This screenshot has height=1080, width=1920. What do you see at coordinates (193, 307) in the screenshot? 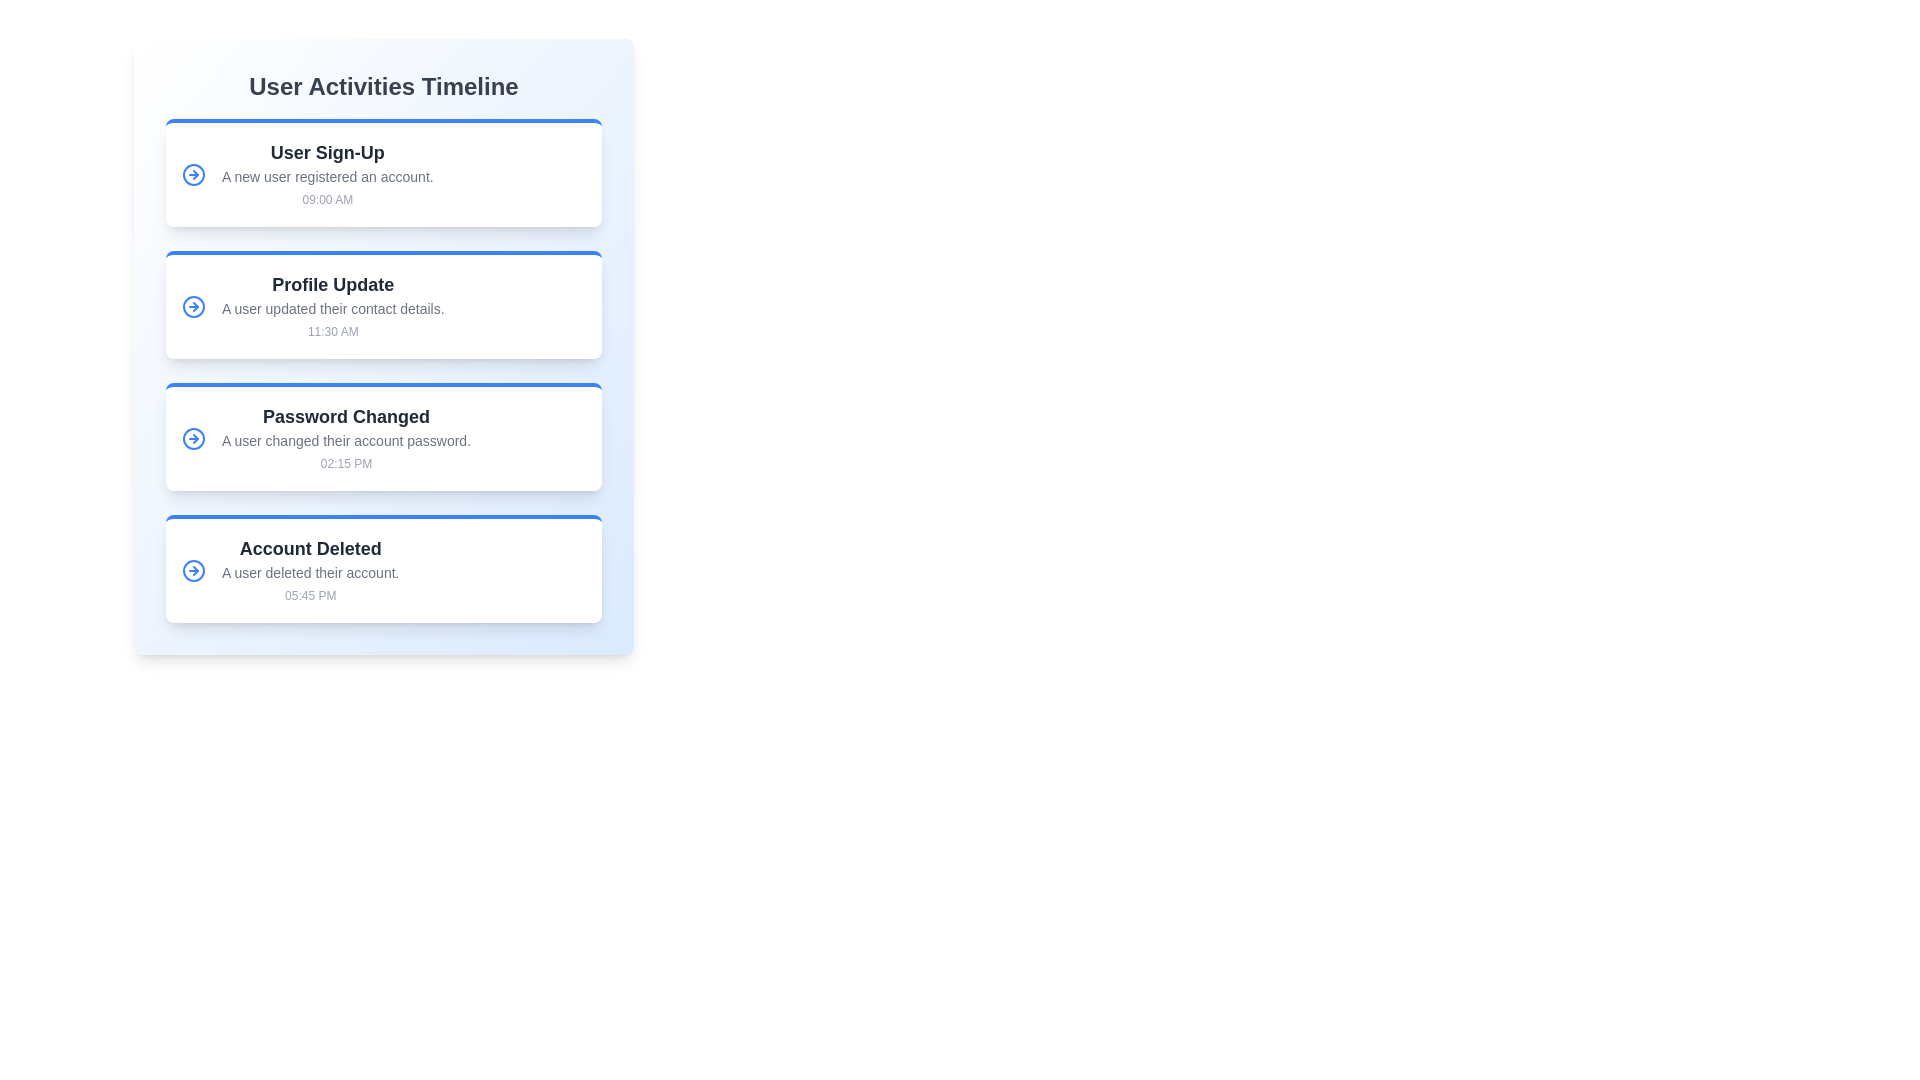
I see `the circular blue icon with a right-pointing arrow located to the left of the 'Profile Update' text` at bounding box center [193, 307].